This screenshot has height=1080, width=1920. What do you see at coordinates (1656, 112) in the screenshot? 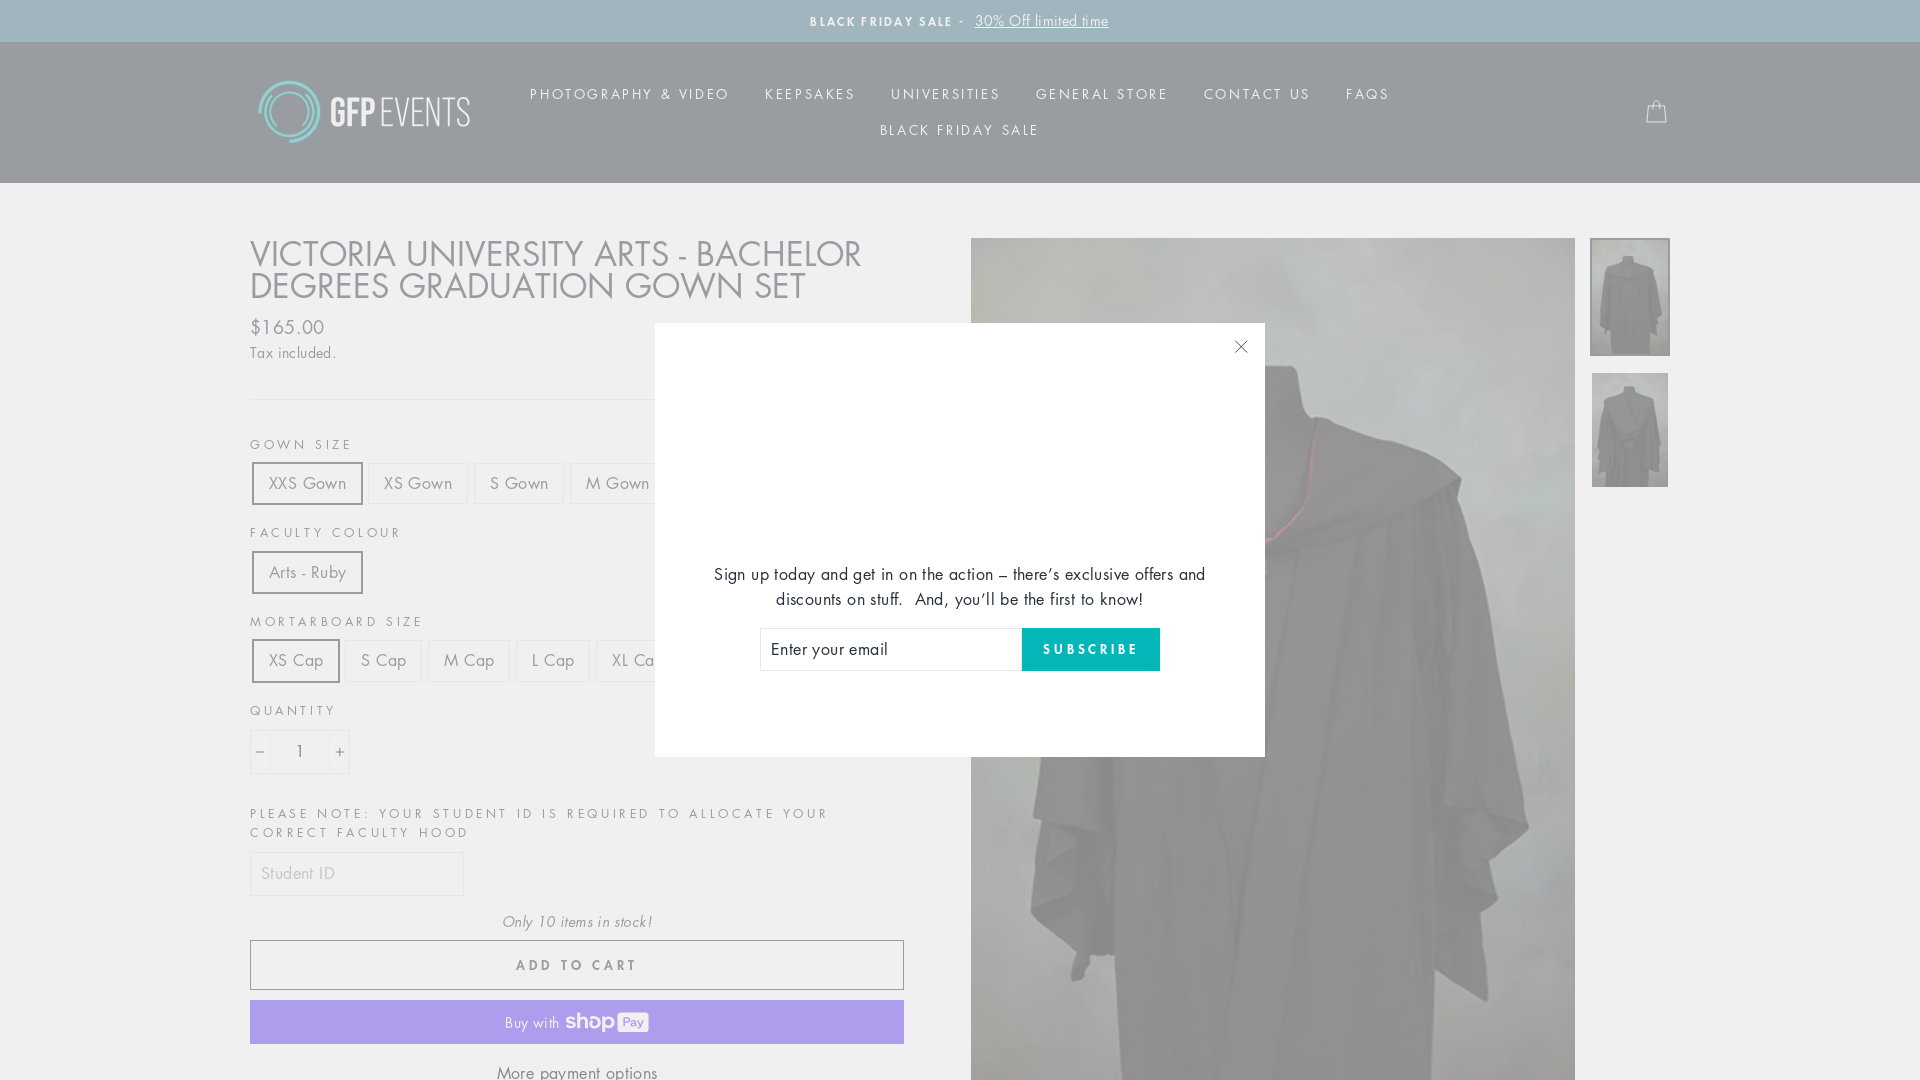
I see `'CART'` at bounding box center [1656, 112].